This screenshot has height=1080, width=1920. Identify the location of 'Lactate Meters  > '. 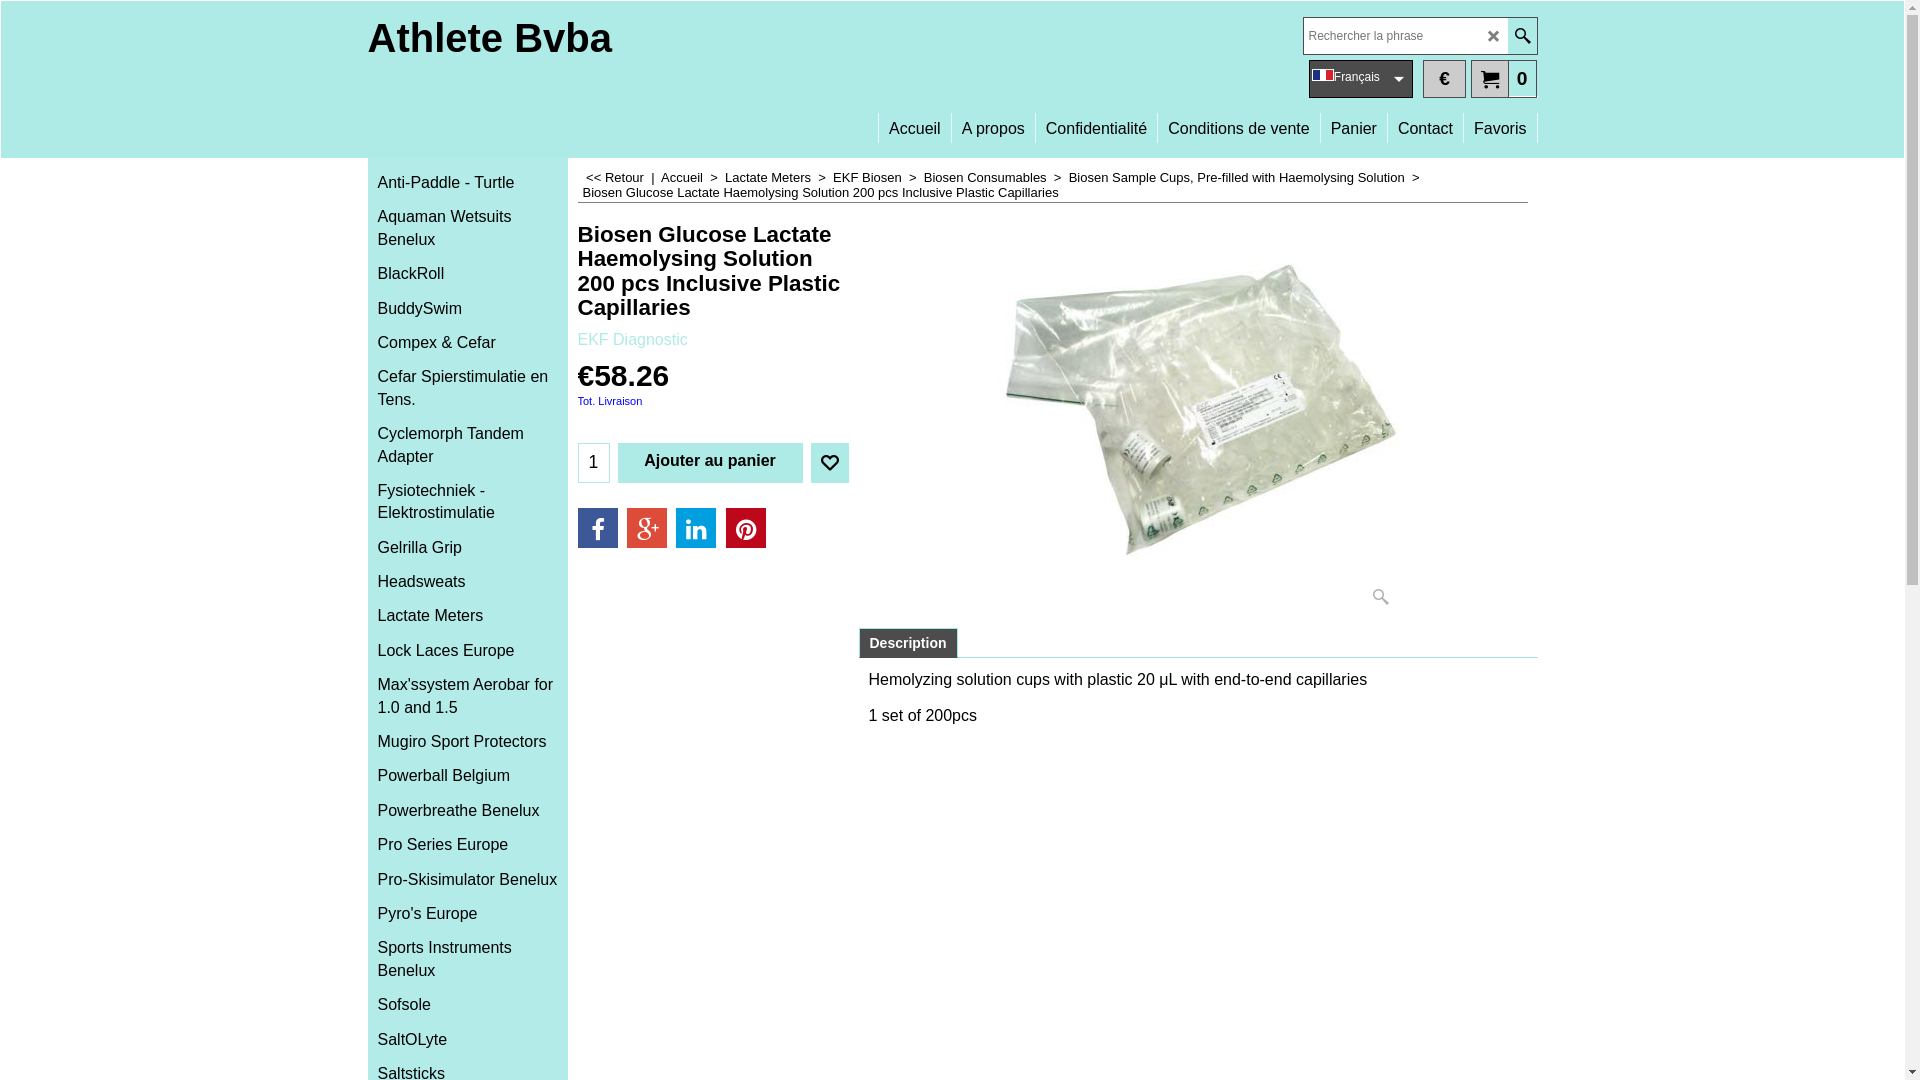
(777, 176).